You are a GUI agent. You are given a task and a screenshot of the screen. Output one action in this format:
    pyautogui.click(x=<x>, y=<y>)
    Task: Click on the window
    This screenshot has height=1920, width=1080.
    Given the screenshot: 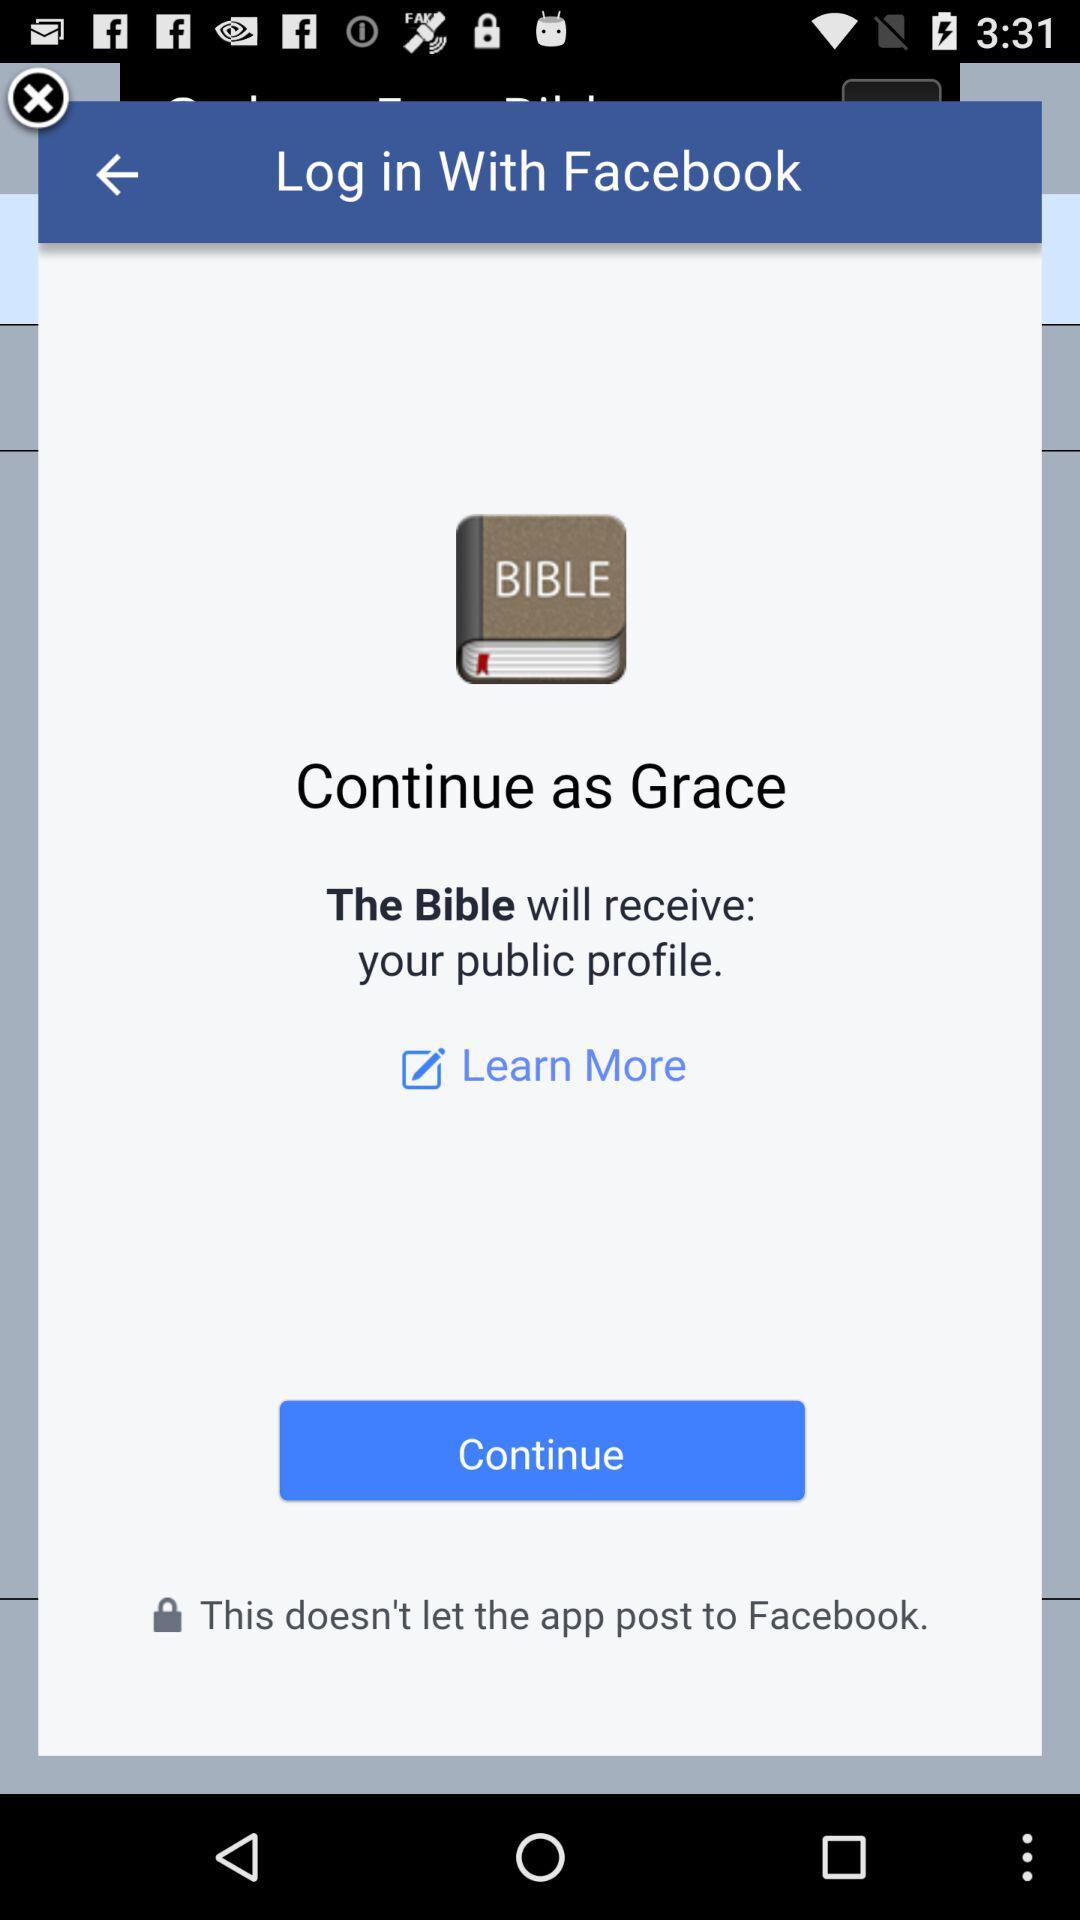 What is the action you would take?
    pyautogui.click(x=38, y=100)
    